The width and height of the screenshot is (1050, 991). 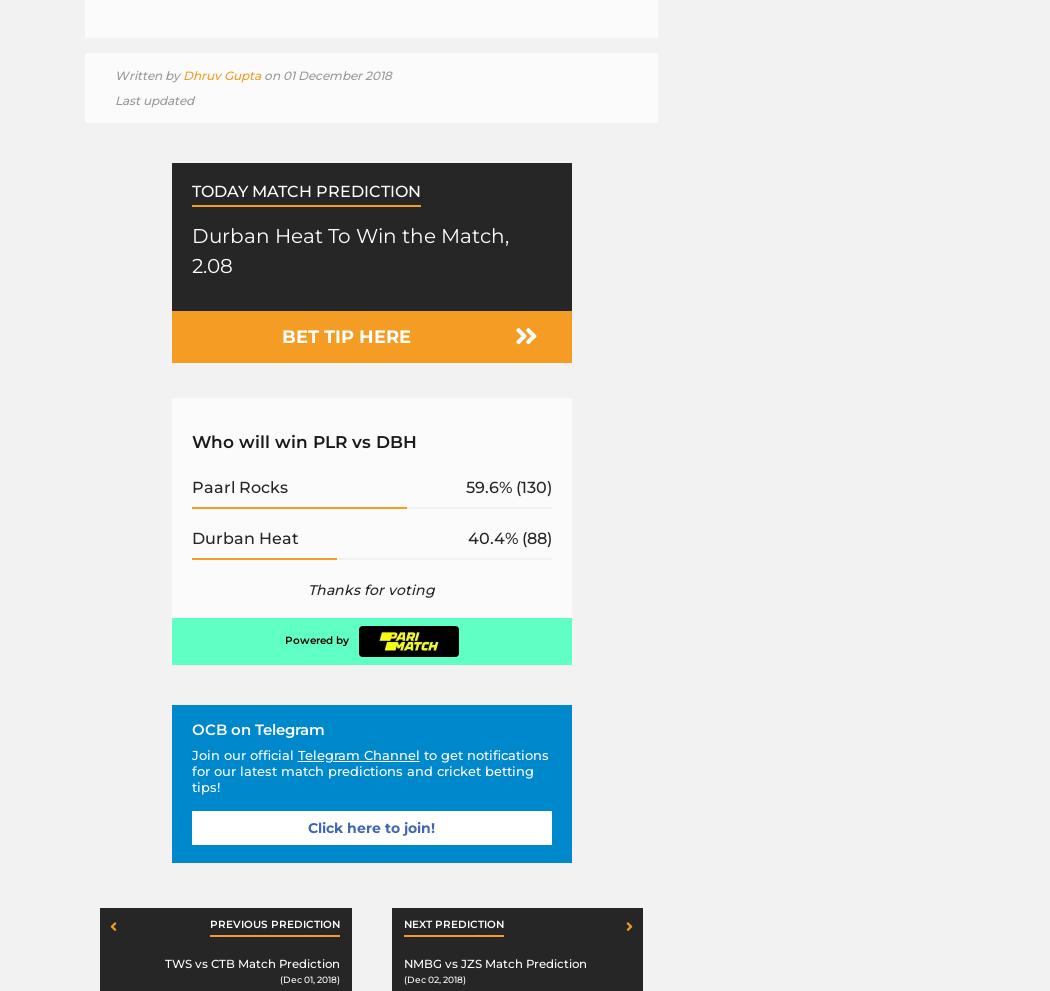 What do you see at coordinates (508, 537) in the screenshot?
I see `'40.4% (88)'` at bounding box center [508, 537].